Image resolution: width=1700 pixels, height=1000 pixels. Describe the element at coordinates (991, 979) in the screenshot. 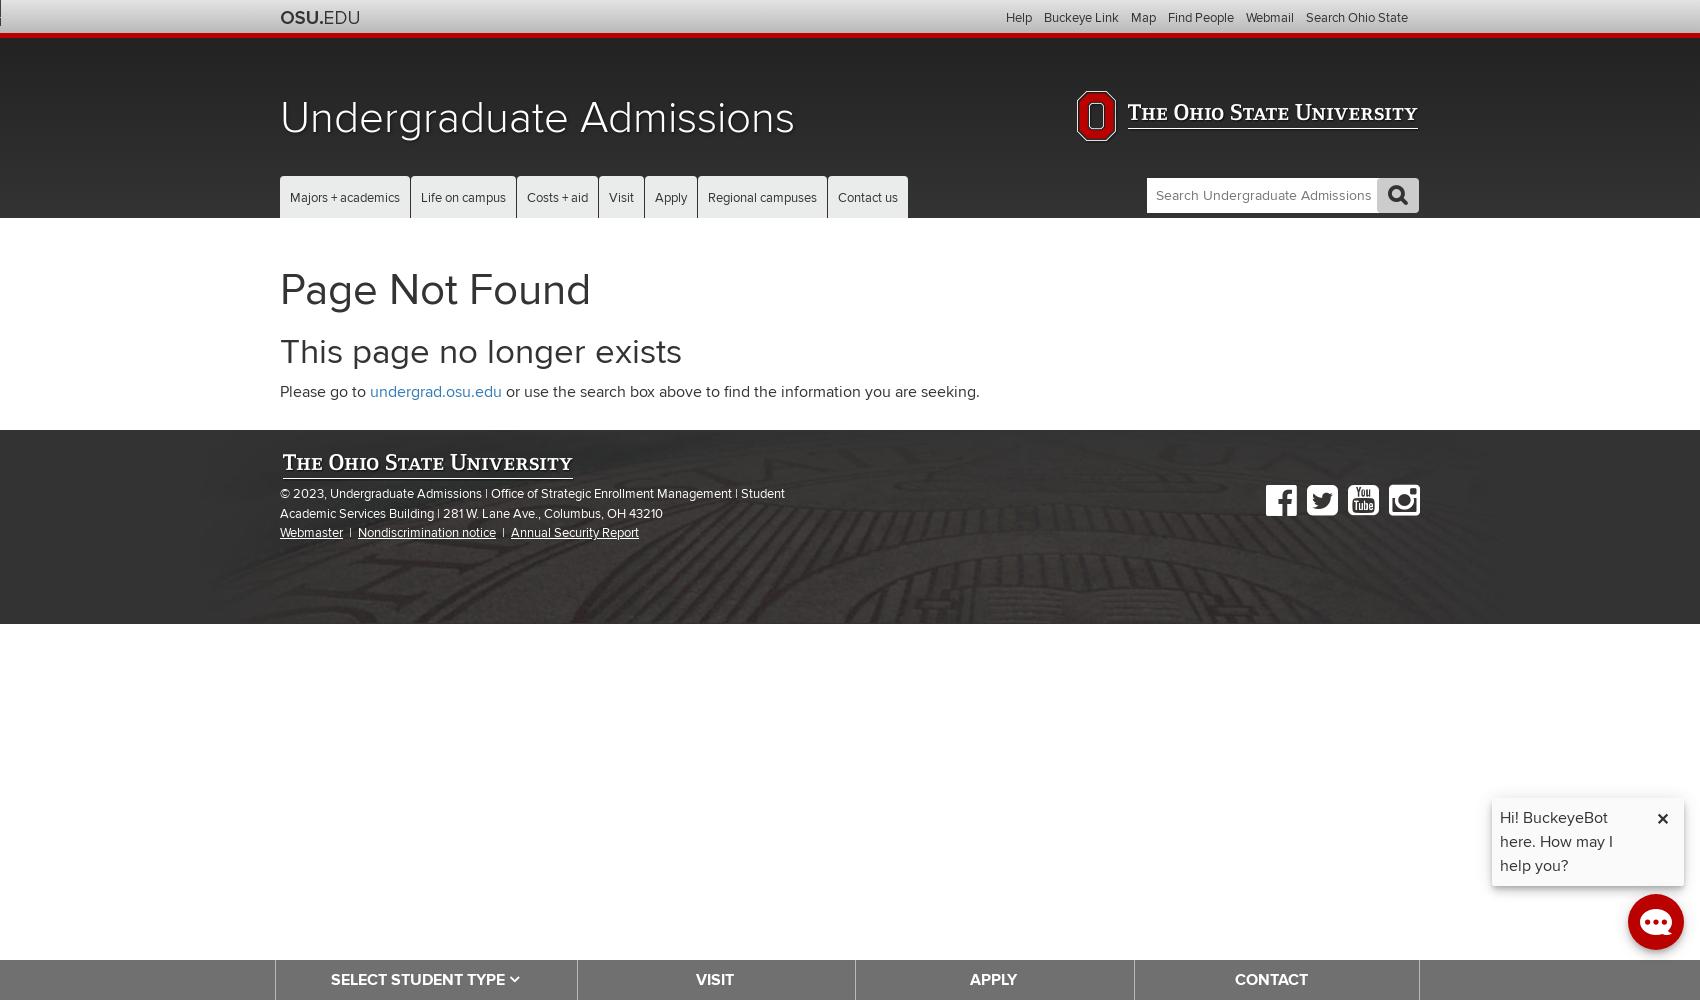

I see `'APPLY'` at that location.